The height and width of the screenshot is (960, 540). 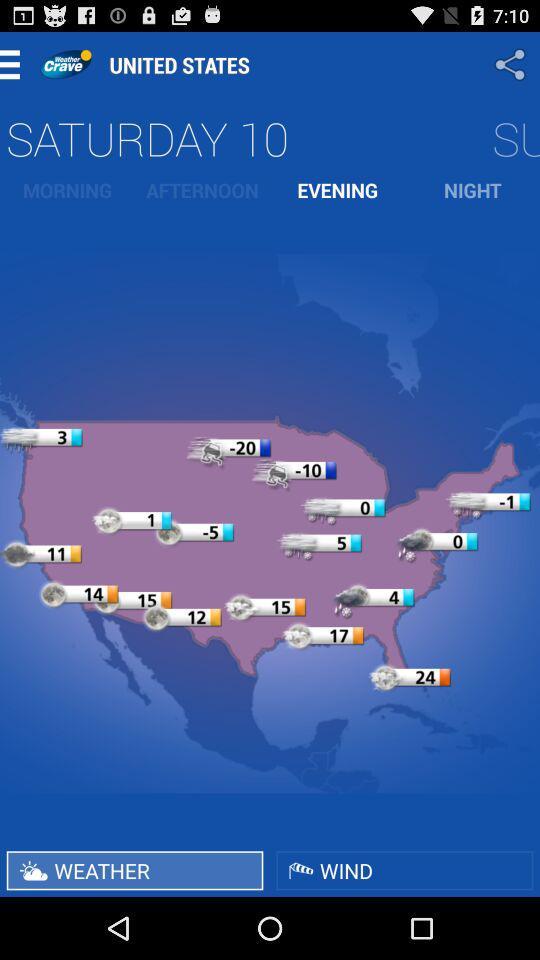 I want to click on item to the right of evening item, so click(x=472, y=190).